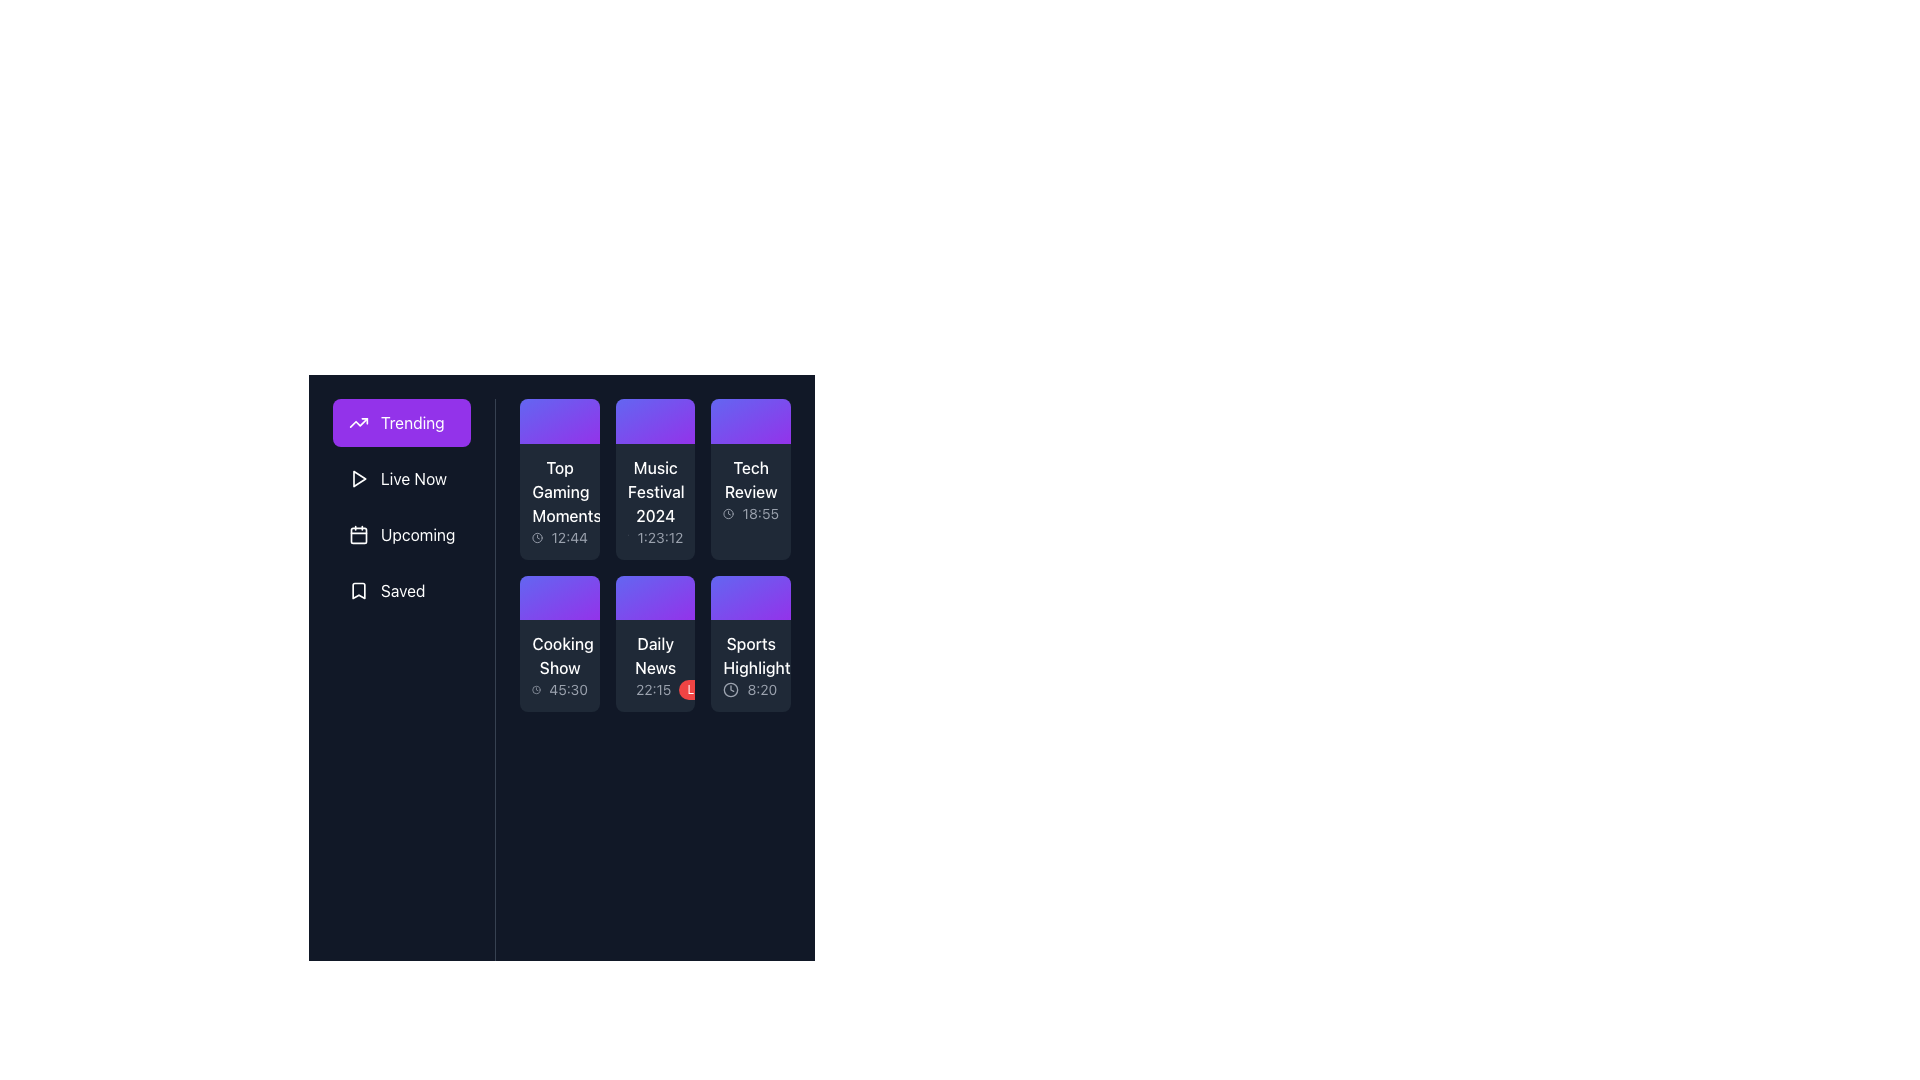  Describe the element at coordinates (359, 589) in the screenshot. I see `the bookmark icon located on the left-side navigation menu, adjacent to the 'Saved' label, which indicates saved items` at that location.